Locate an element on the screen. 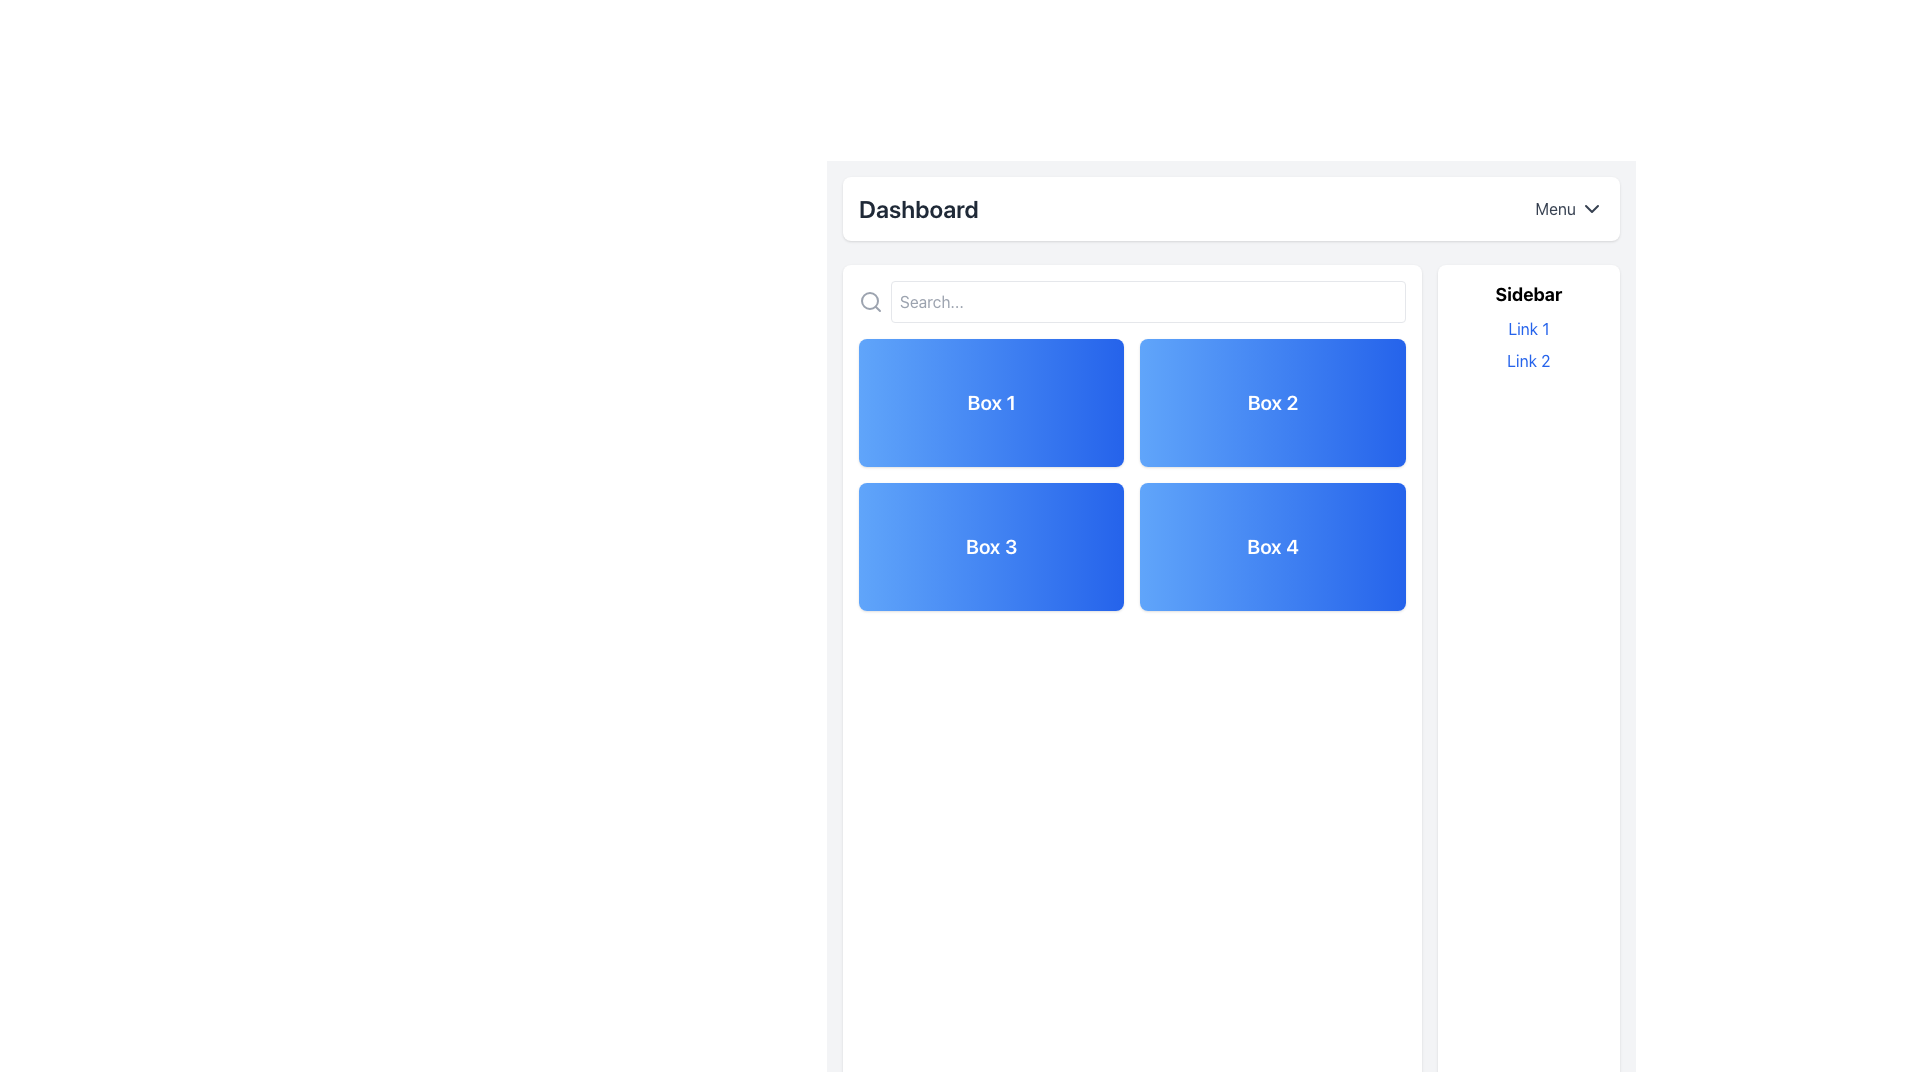 The width and height of the screenshot is (1920, 1080). the first hyperlink in the 'Sidebar' section on the right side of the application layout is located at coordinates (1527, 327).